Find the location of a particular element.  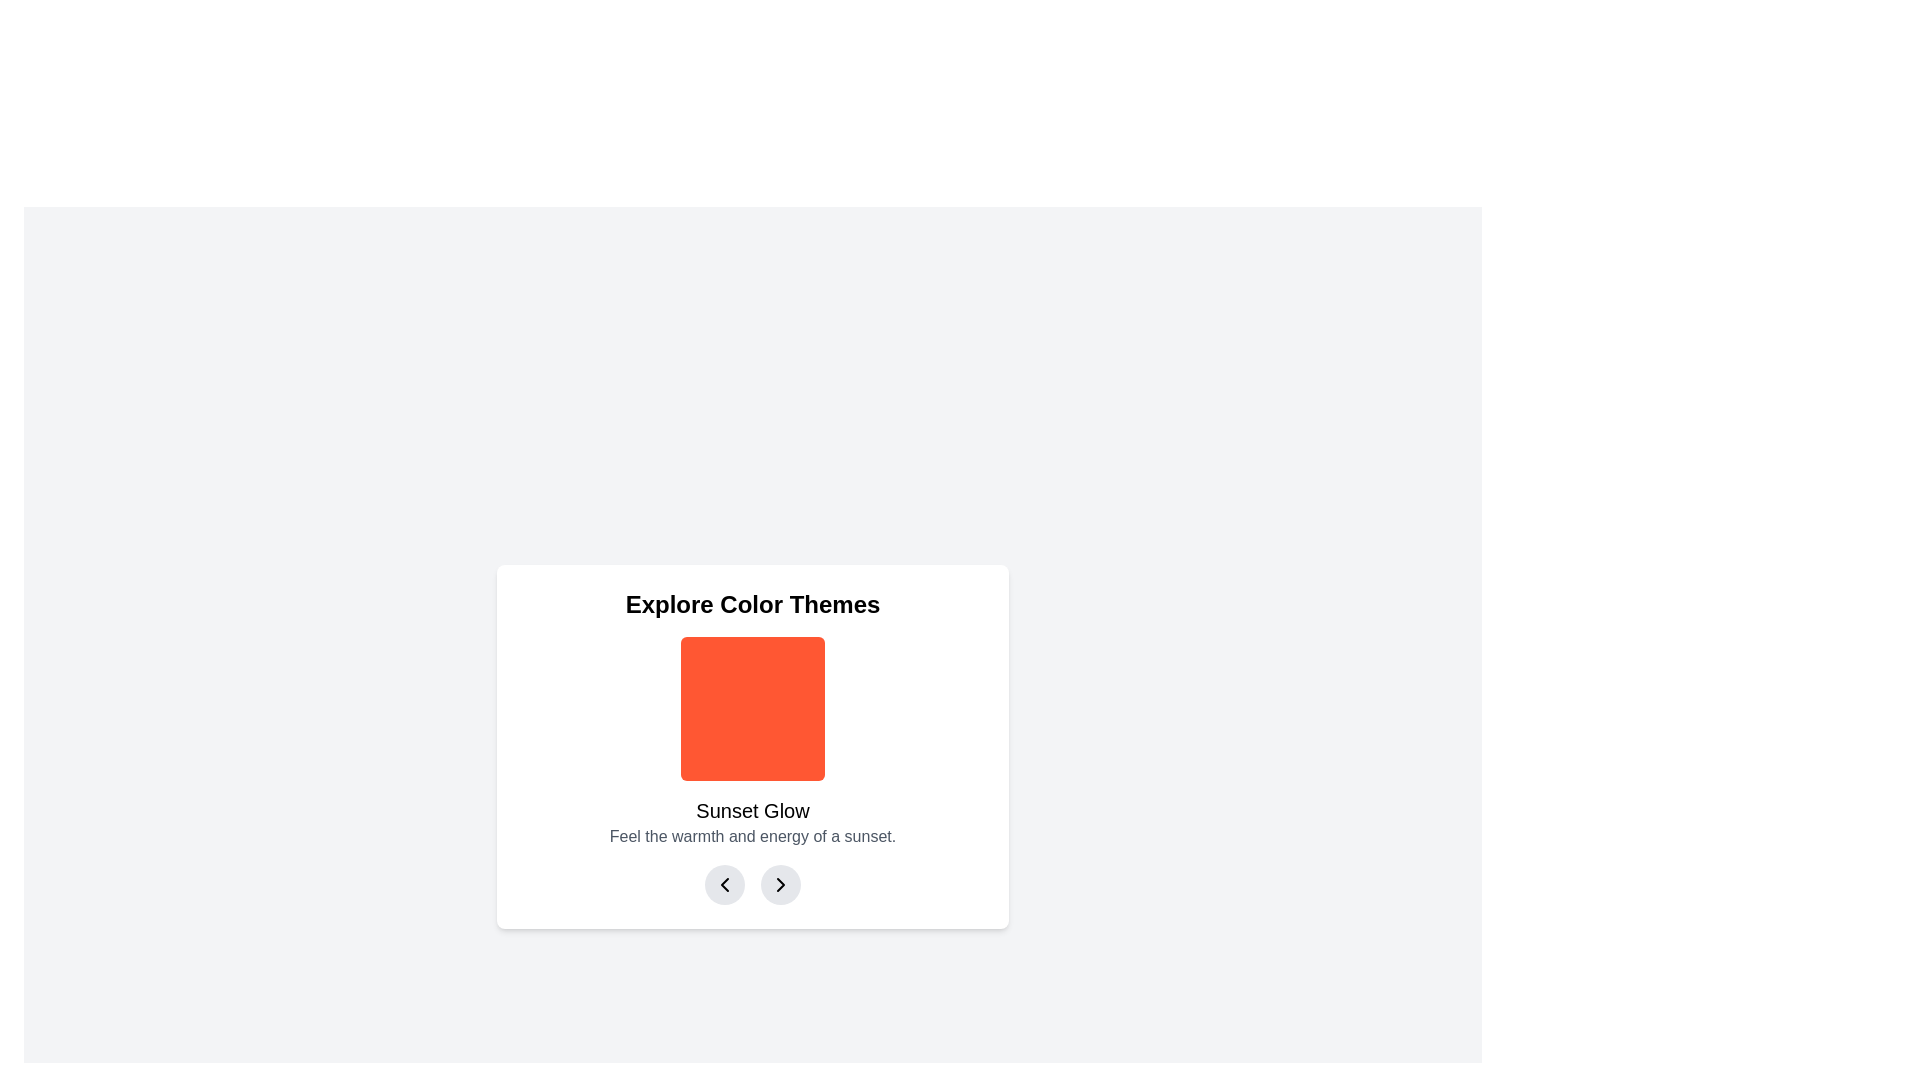

the navigation controls cluster located in the 'Explore Color Themes' section, positioned below the text 'Feel the warmth and energy of a sunset.' is located at coordinates (752, 883).